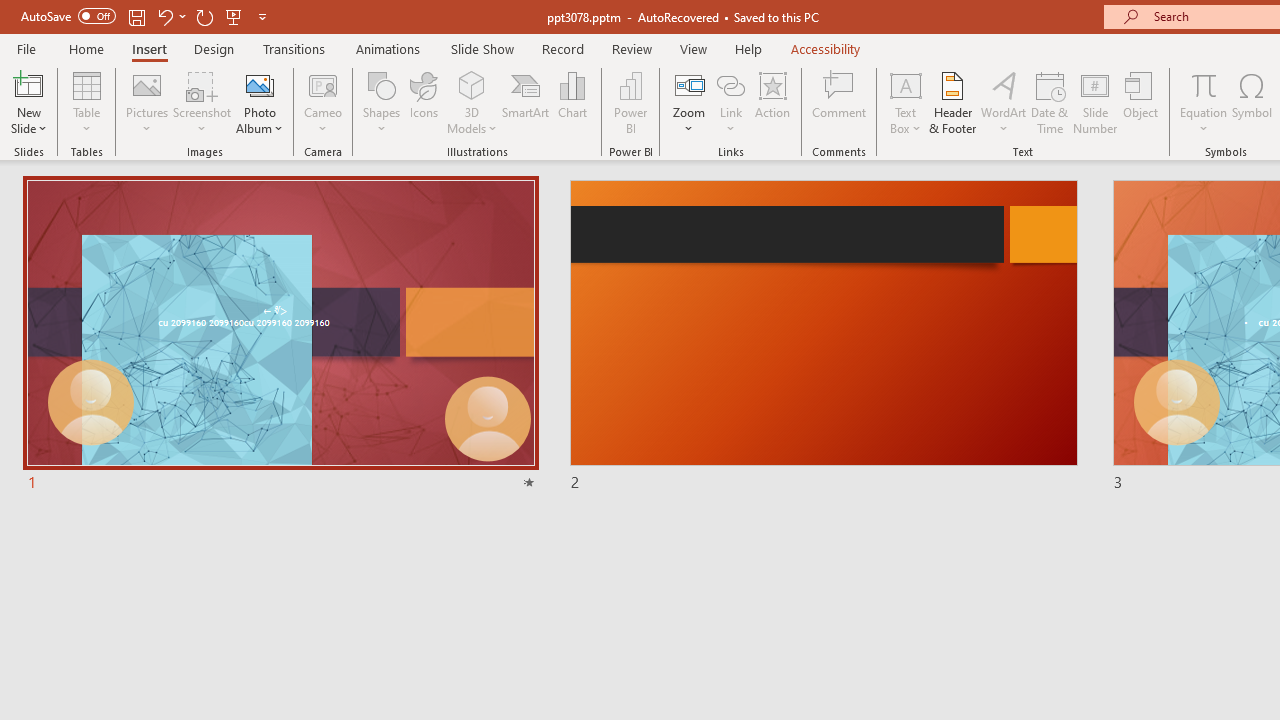 The width and height of the screenshot is (1280, 720). Describe the element at coordinates (730, 84) in the screenshot. I see `'Link'` at that location.